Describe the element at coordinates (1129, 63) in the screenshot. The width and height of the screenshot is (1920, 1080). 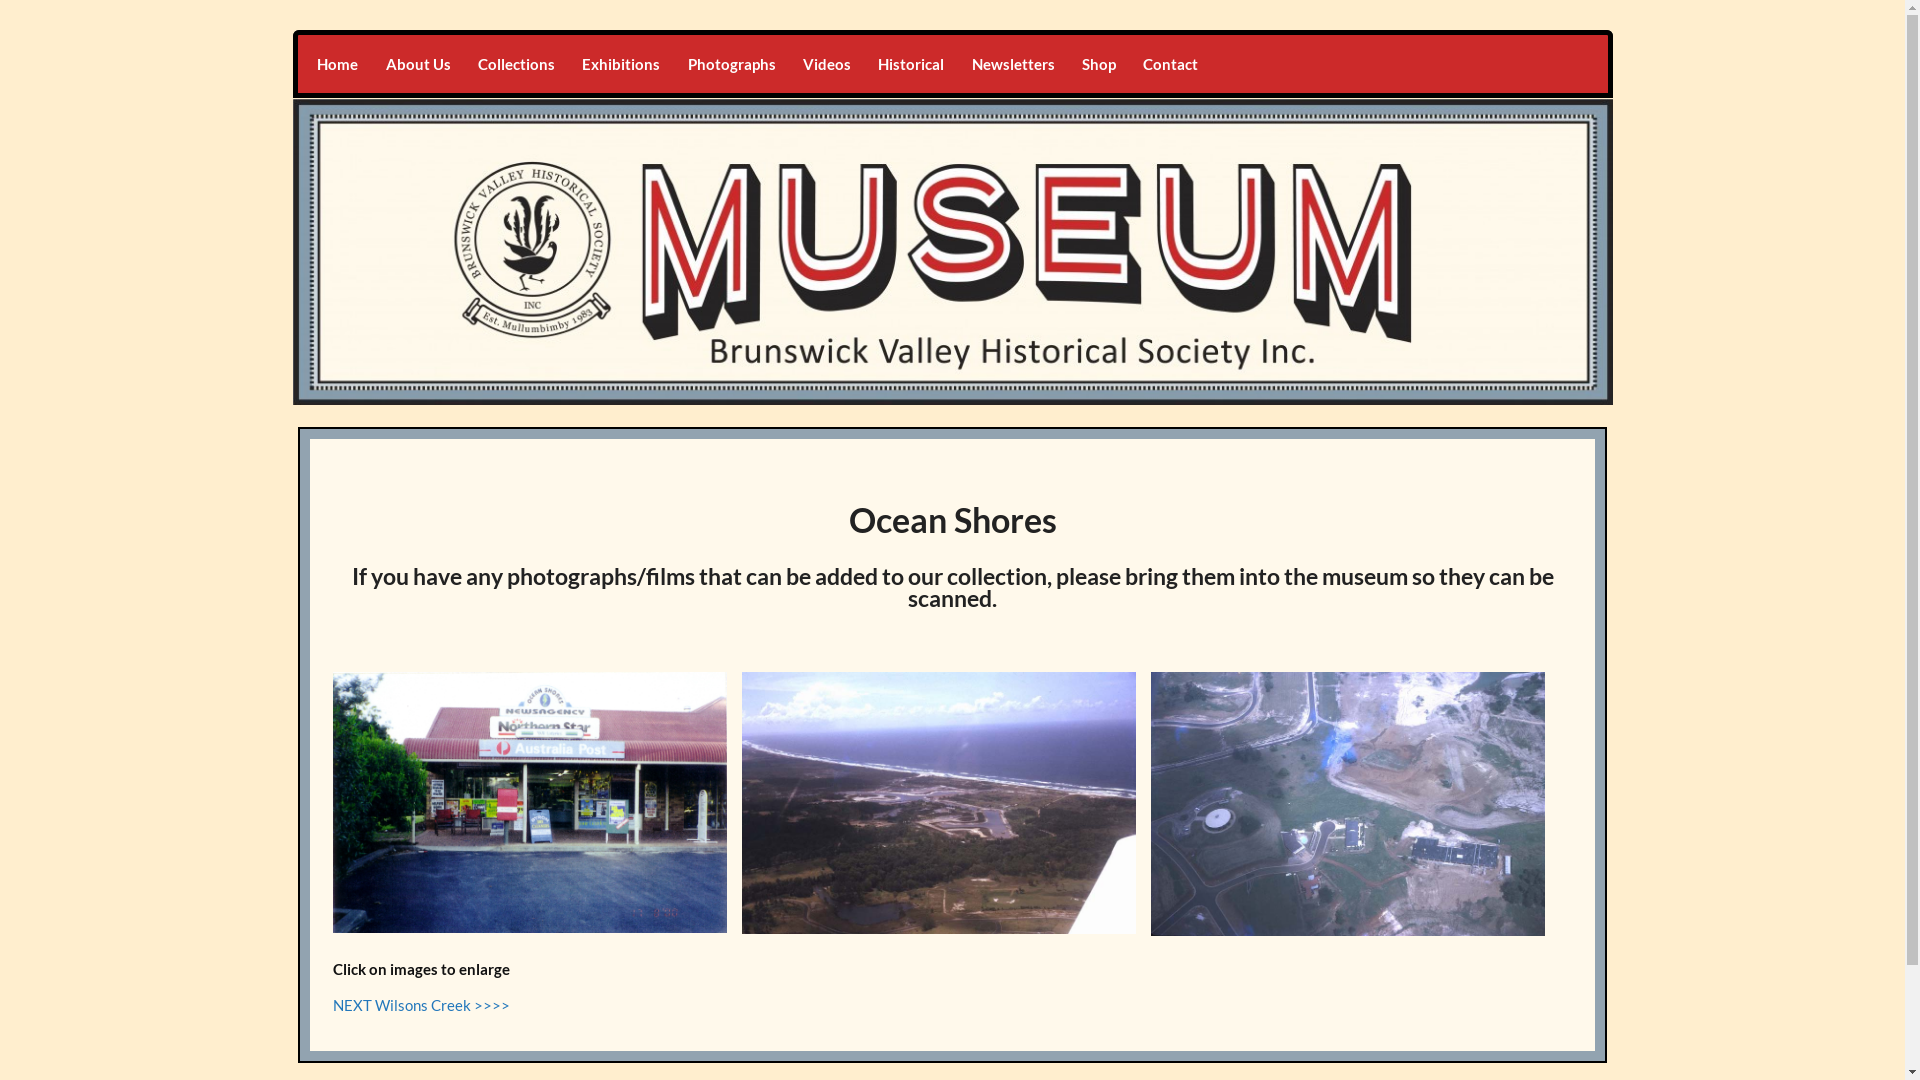
I see `'Contact'` at that location.